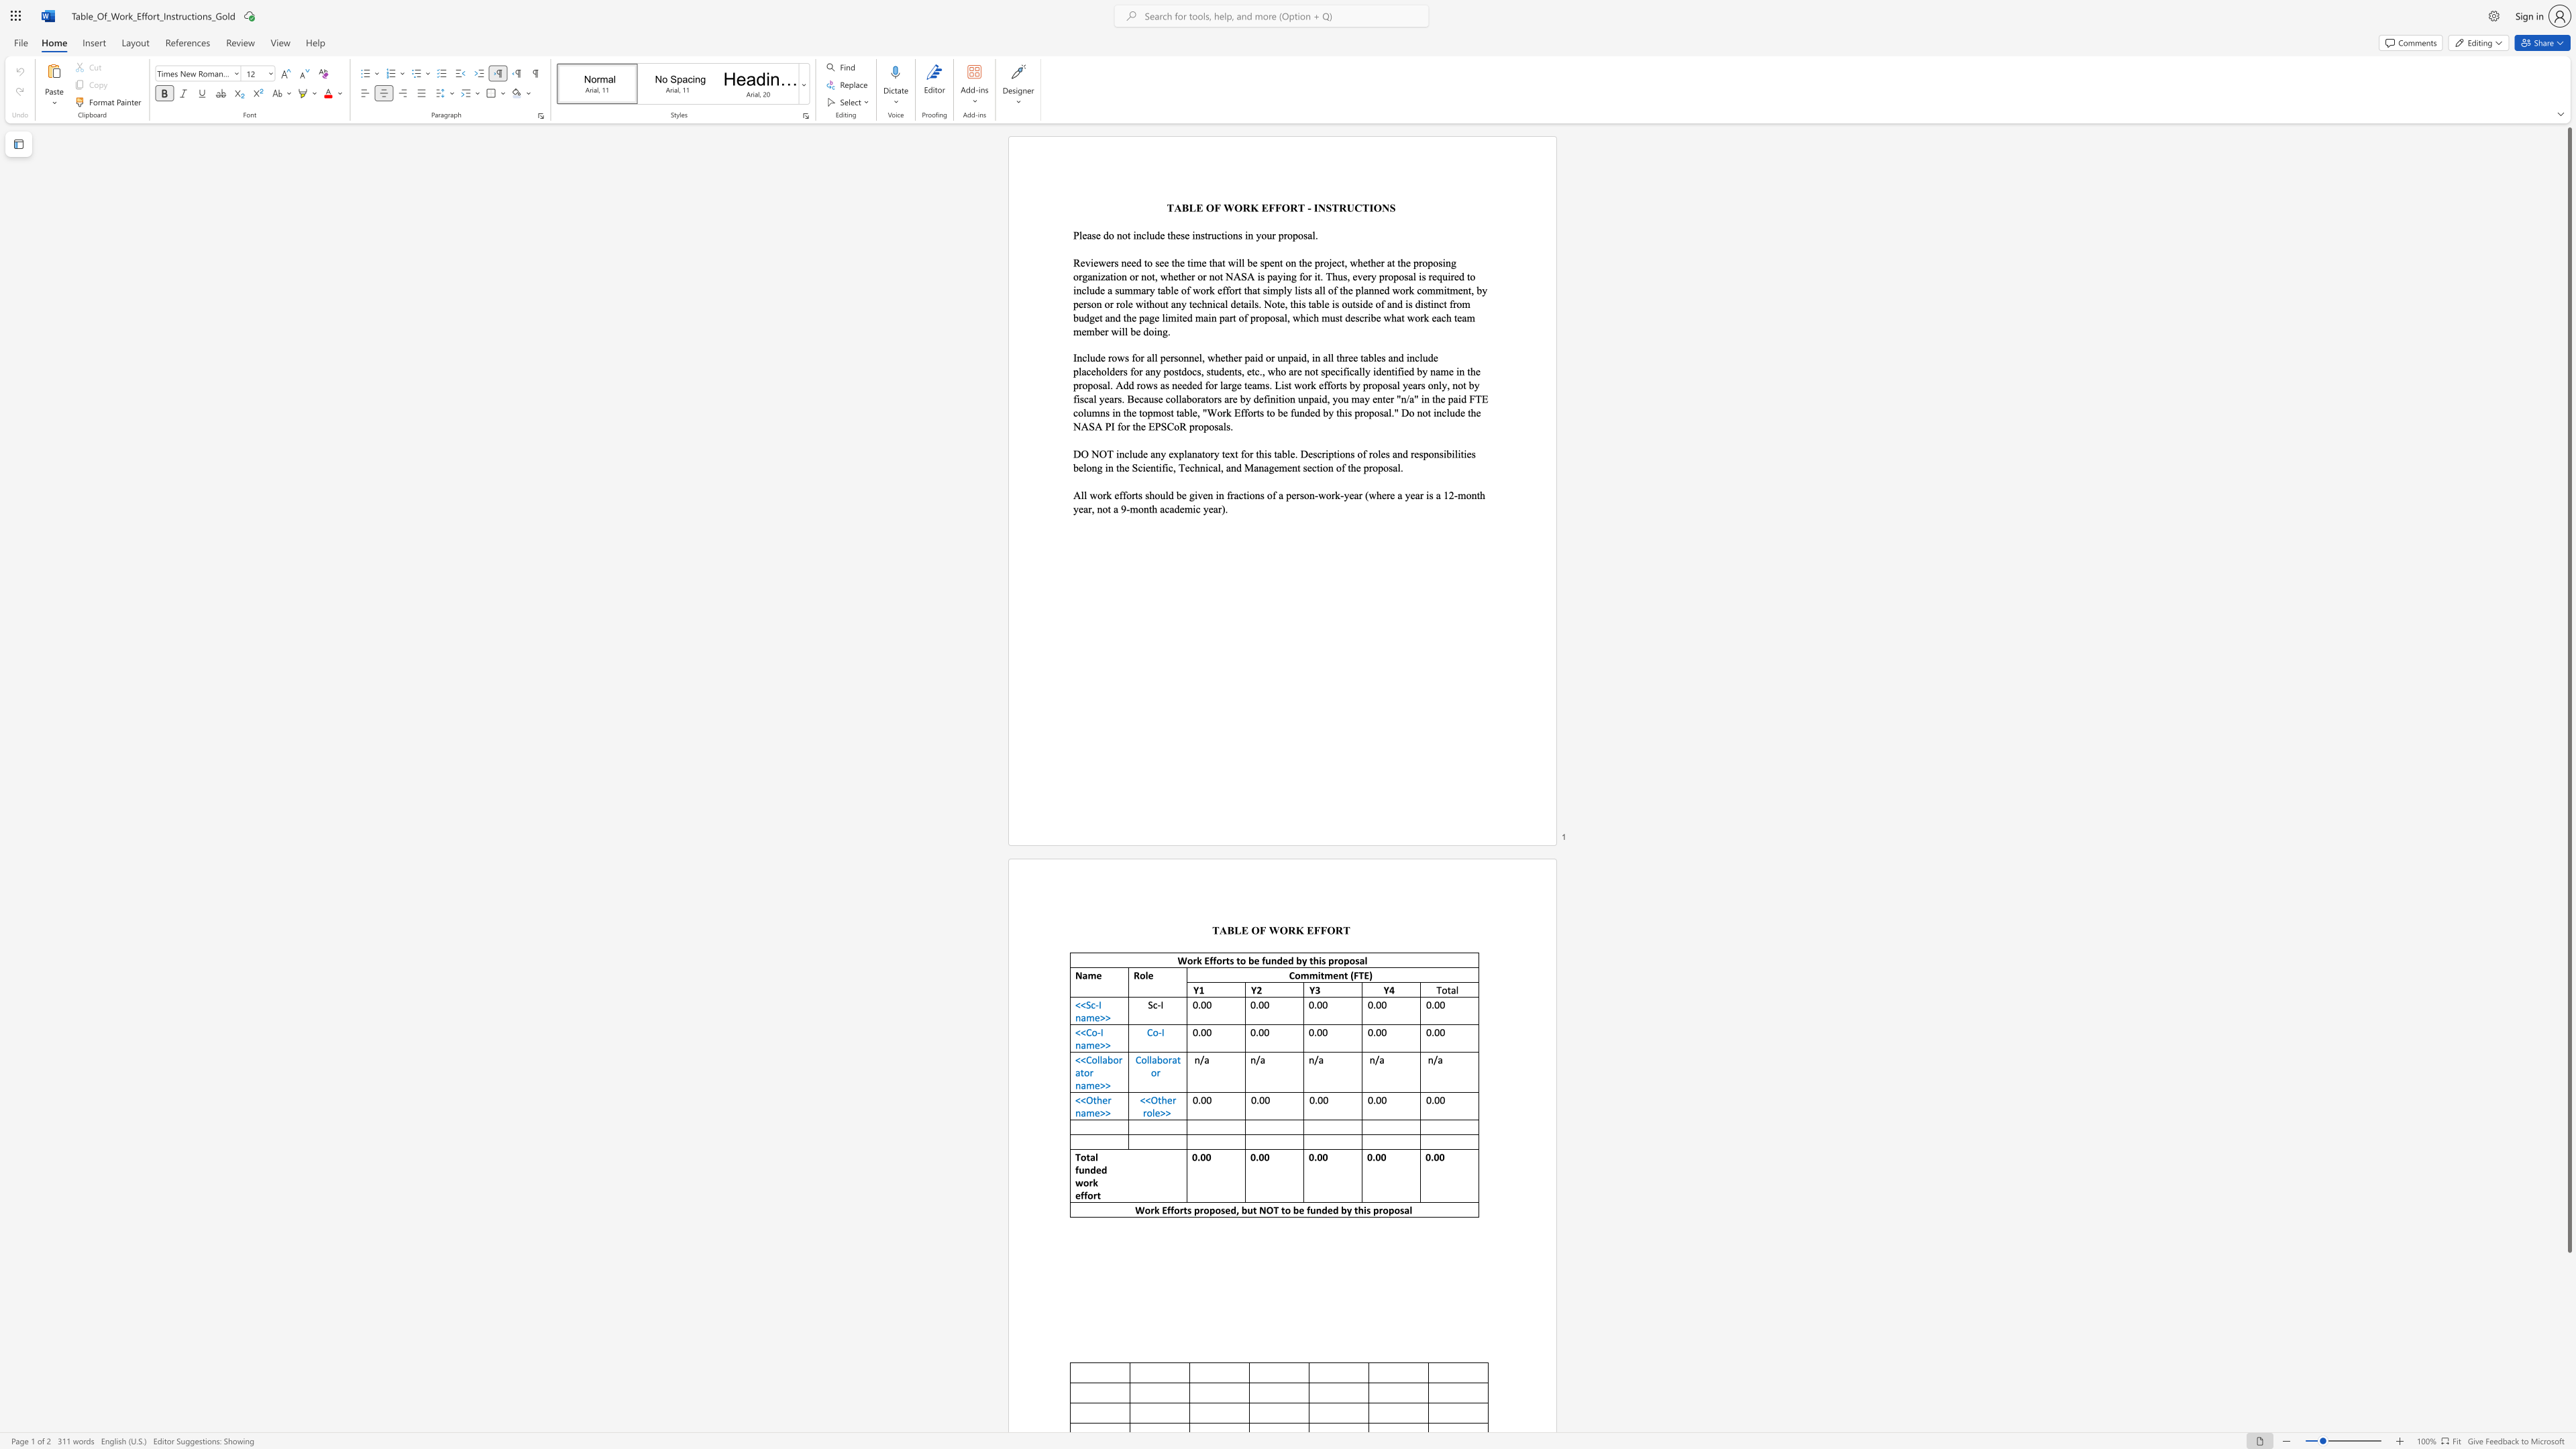 The image size is (2576, 1449). Describe the element at coordinates (2568, 1367) in the screenshot. I see `the scrollbar on the right to shift the page lower` at that location.